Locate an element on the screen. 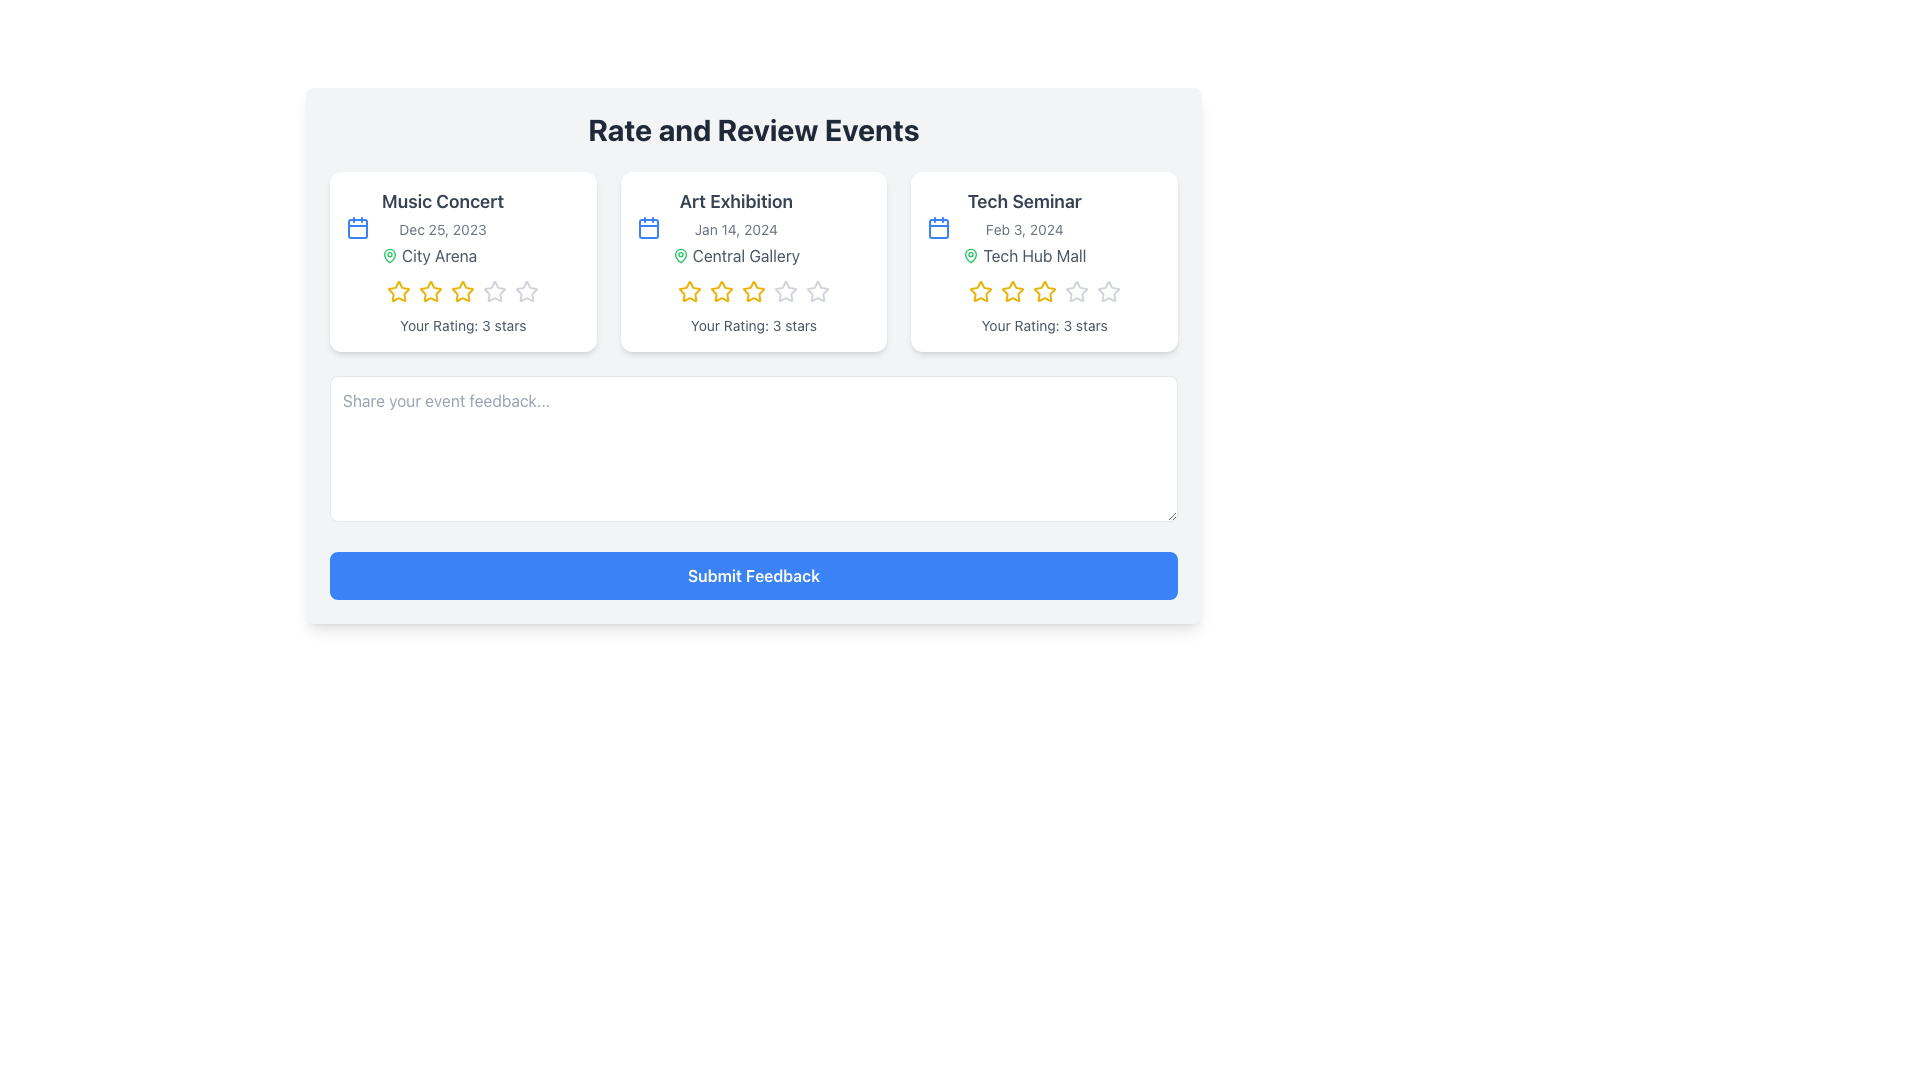  the third star icon in the star rating system under the 'Tech Seminar' card, which enlarges when interacted with is located at coordinates (1043, 292).